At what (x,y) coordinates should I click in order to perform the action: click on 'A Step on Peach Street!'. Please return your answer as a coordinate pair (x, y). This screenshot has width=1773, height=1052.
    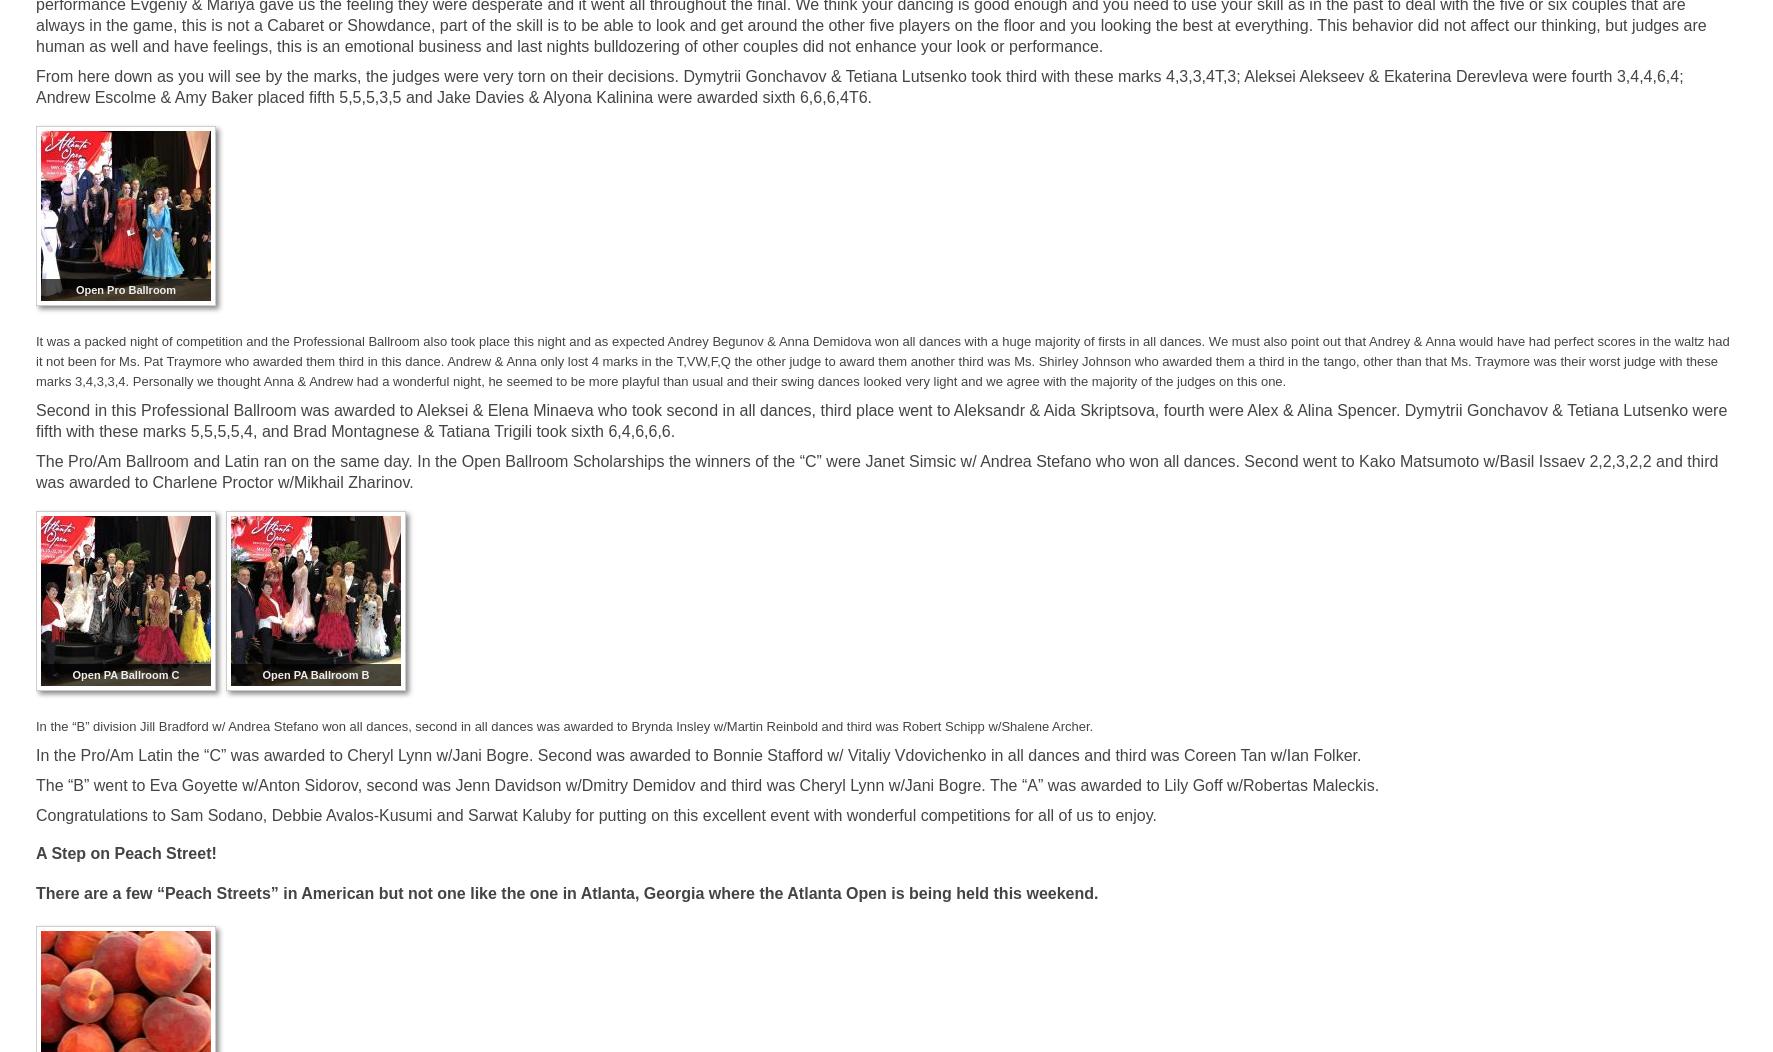
    Looking at the image, I should click on (34, 852).